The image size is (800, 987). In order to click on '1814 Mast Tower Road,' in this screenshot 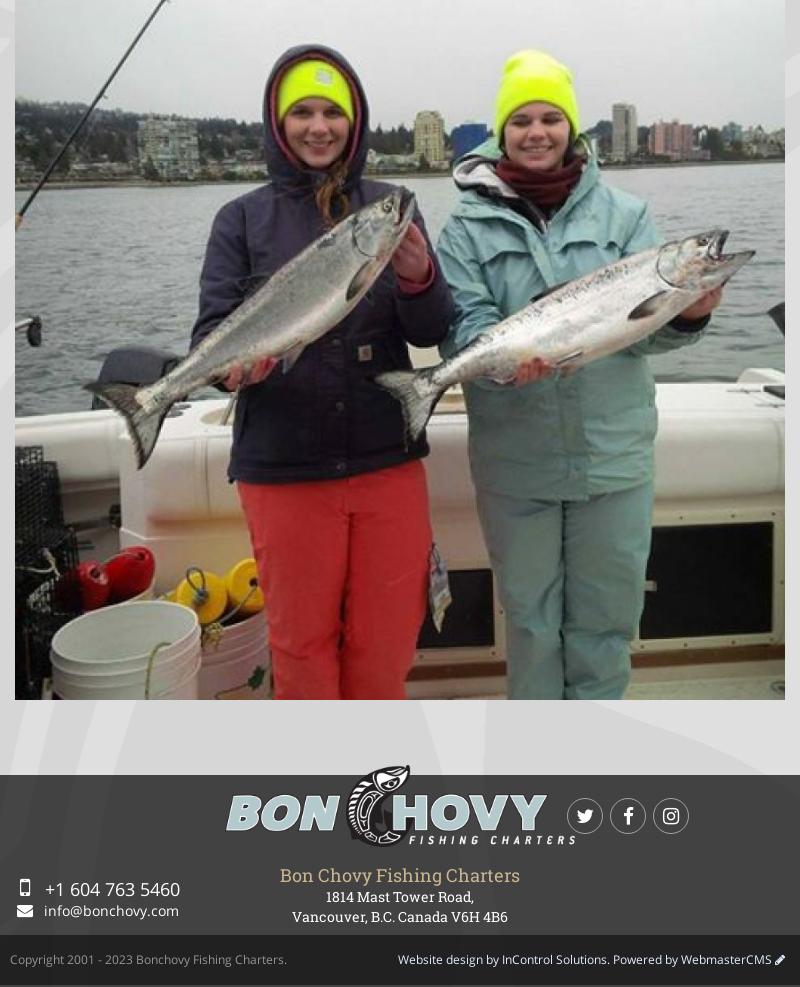, I will do `click(325, 894)`.